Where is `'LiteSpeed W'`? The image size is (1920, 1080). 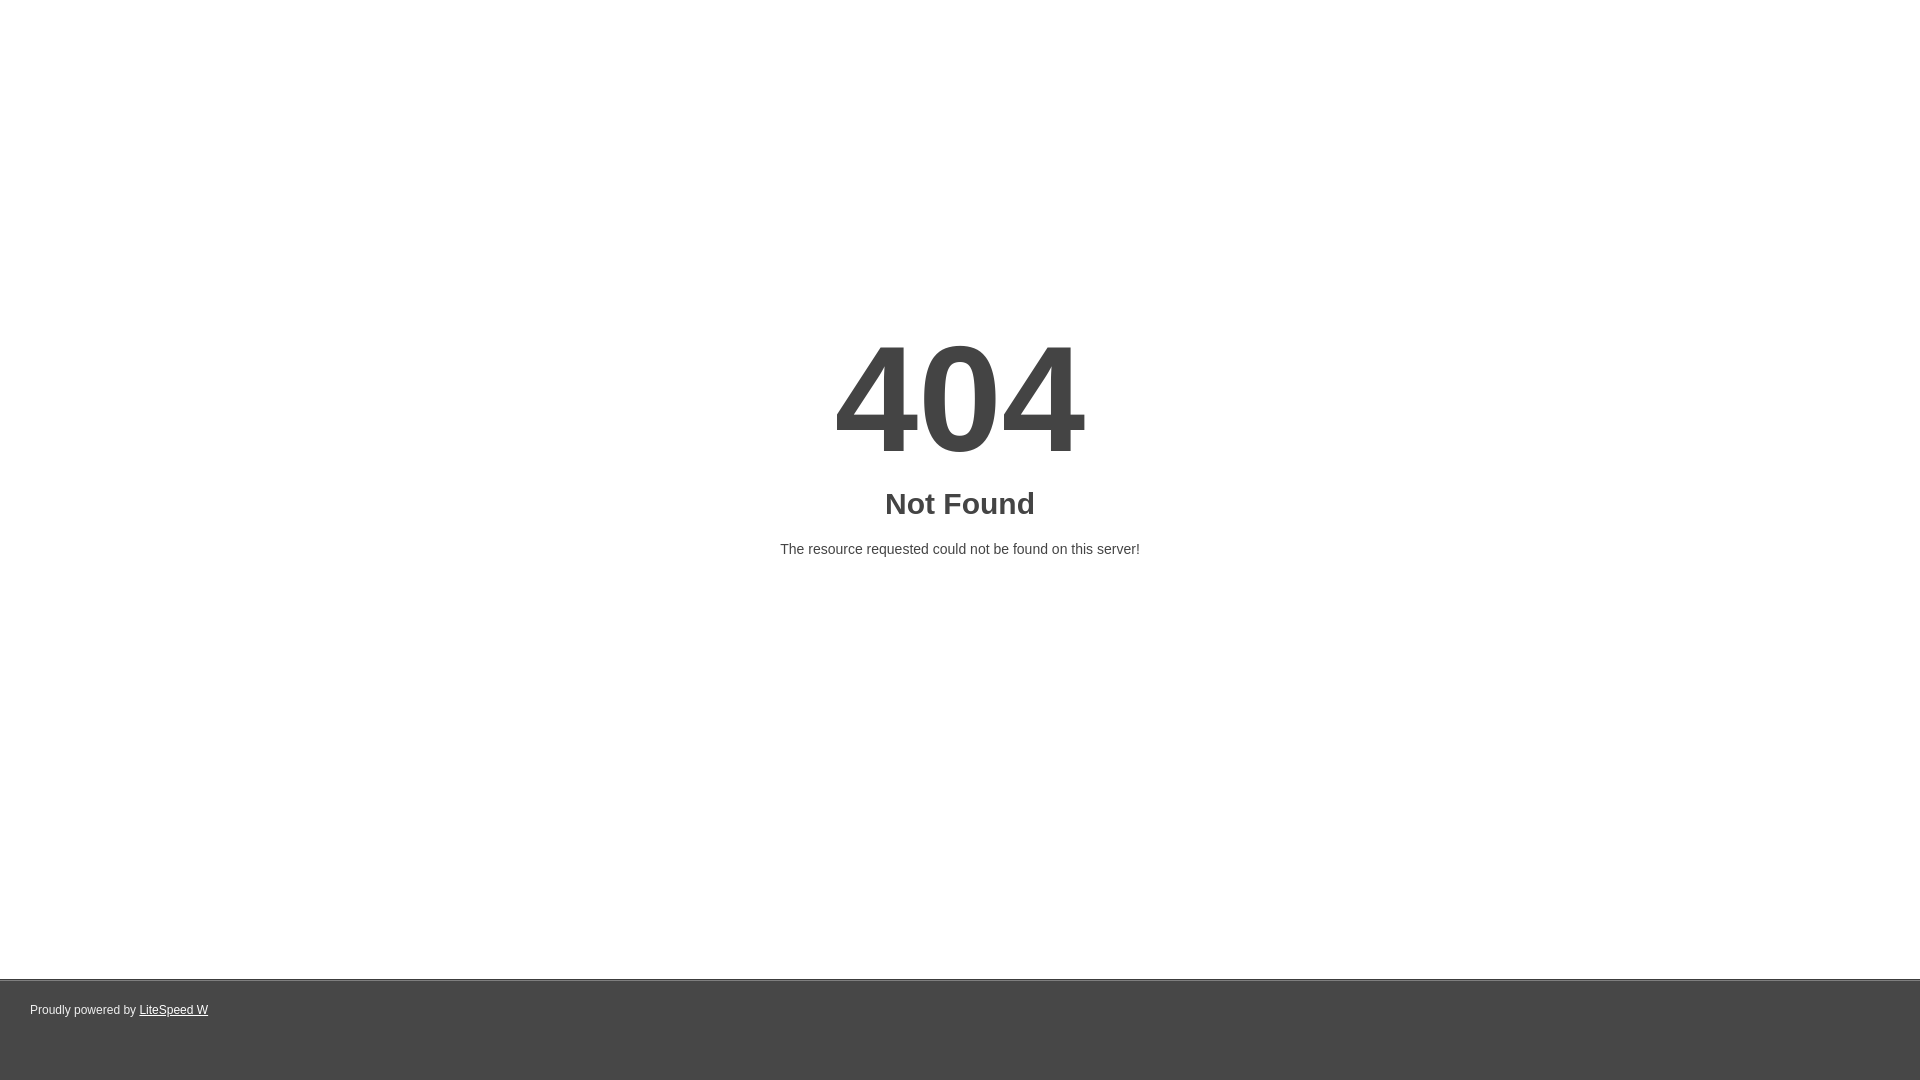 'LiteSpeed W' is located at coordinates (173, 1010).